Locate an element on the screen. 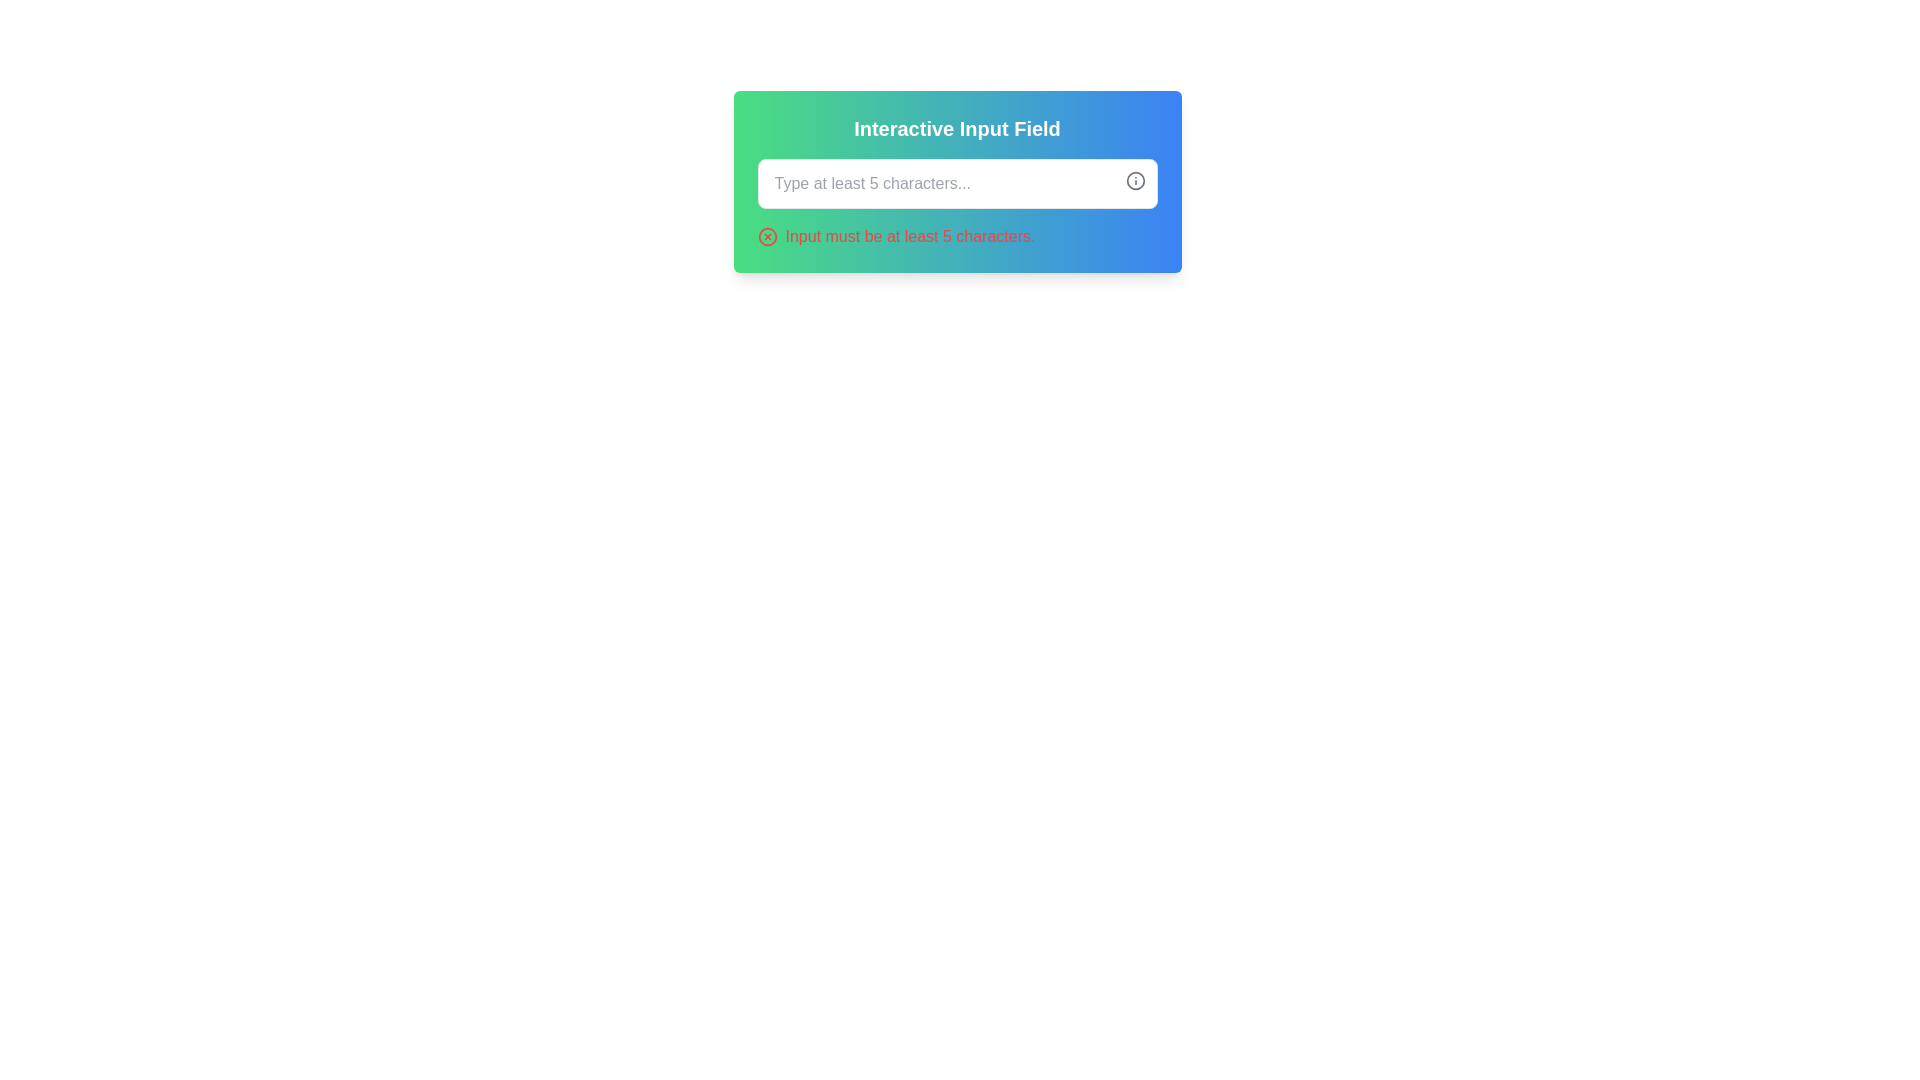  the interactive information icon styled in gray located at the top-right corner of the input field is located at coordinates (1135, 181).